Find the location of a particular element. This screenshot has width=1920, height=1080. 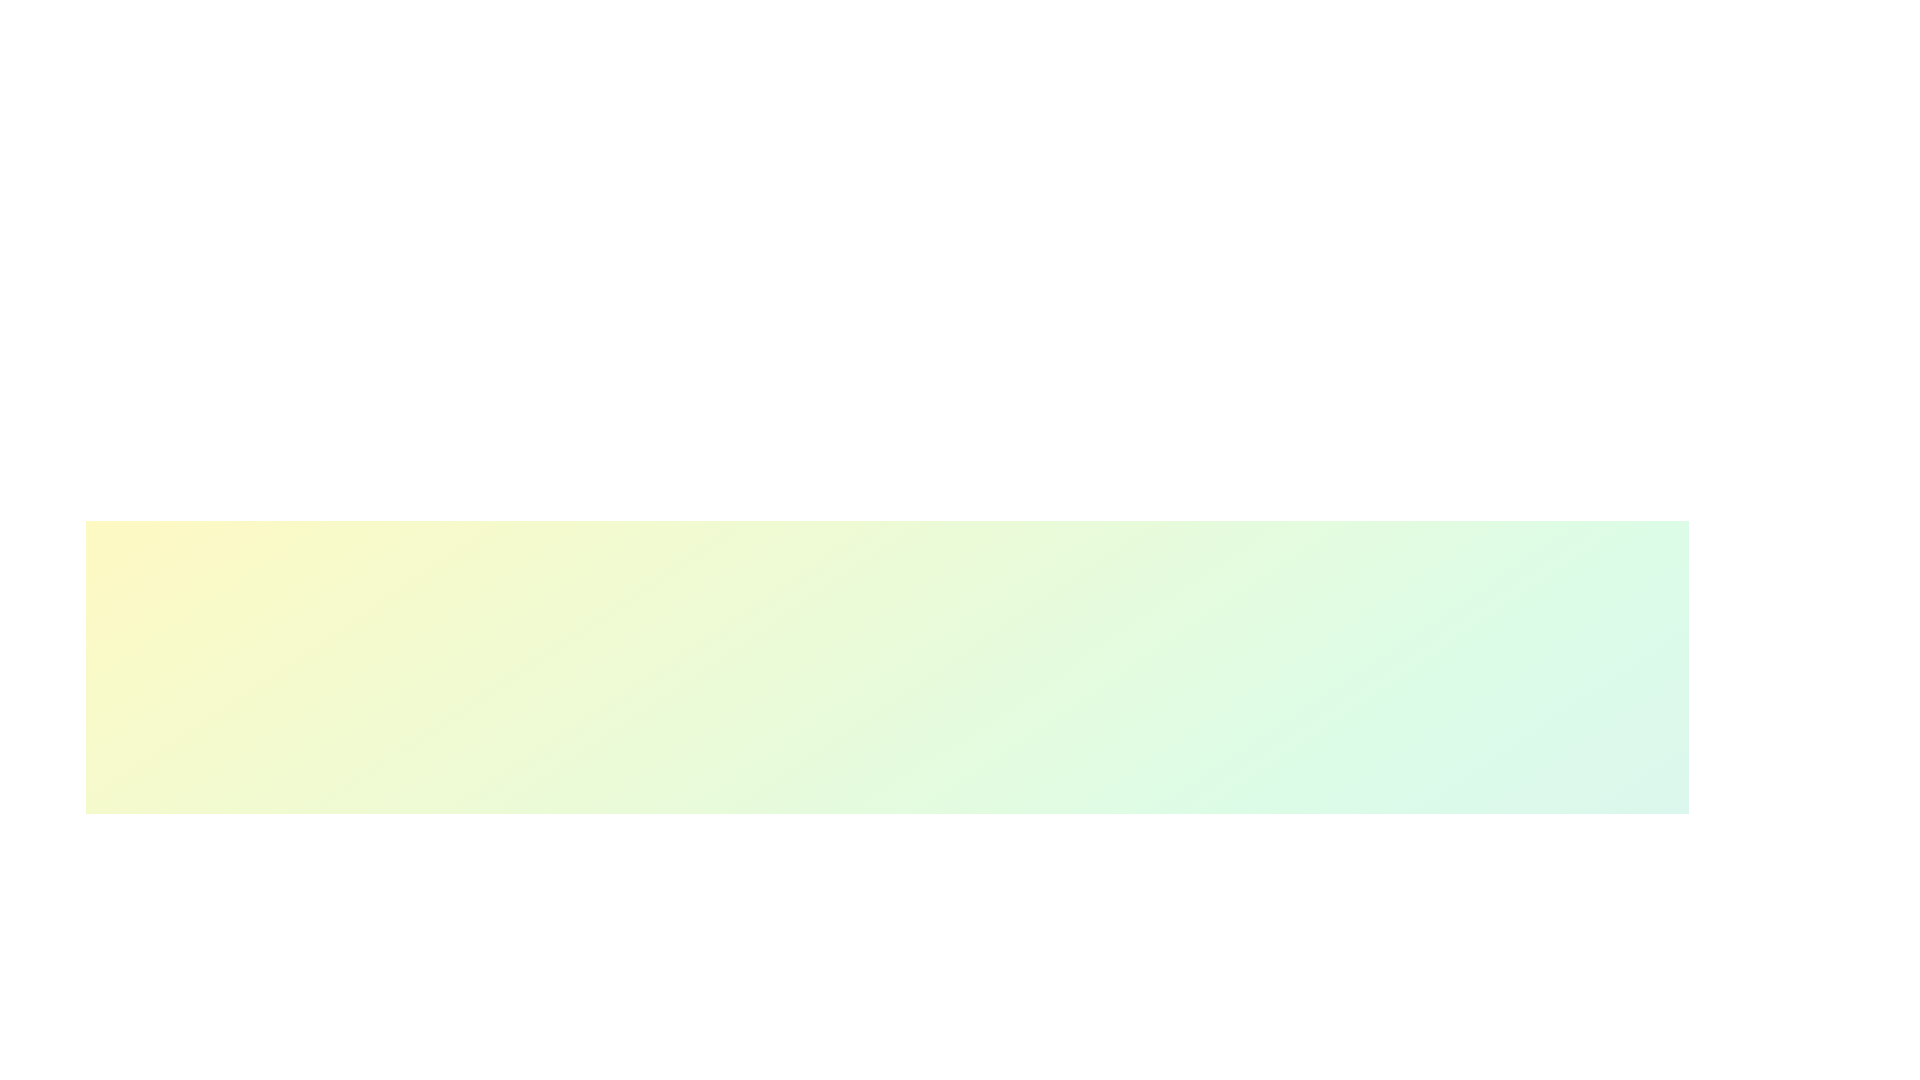

the skill progress slider for 1 to 32% is located at coordinates (806, 1068).